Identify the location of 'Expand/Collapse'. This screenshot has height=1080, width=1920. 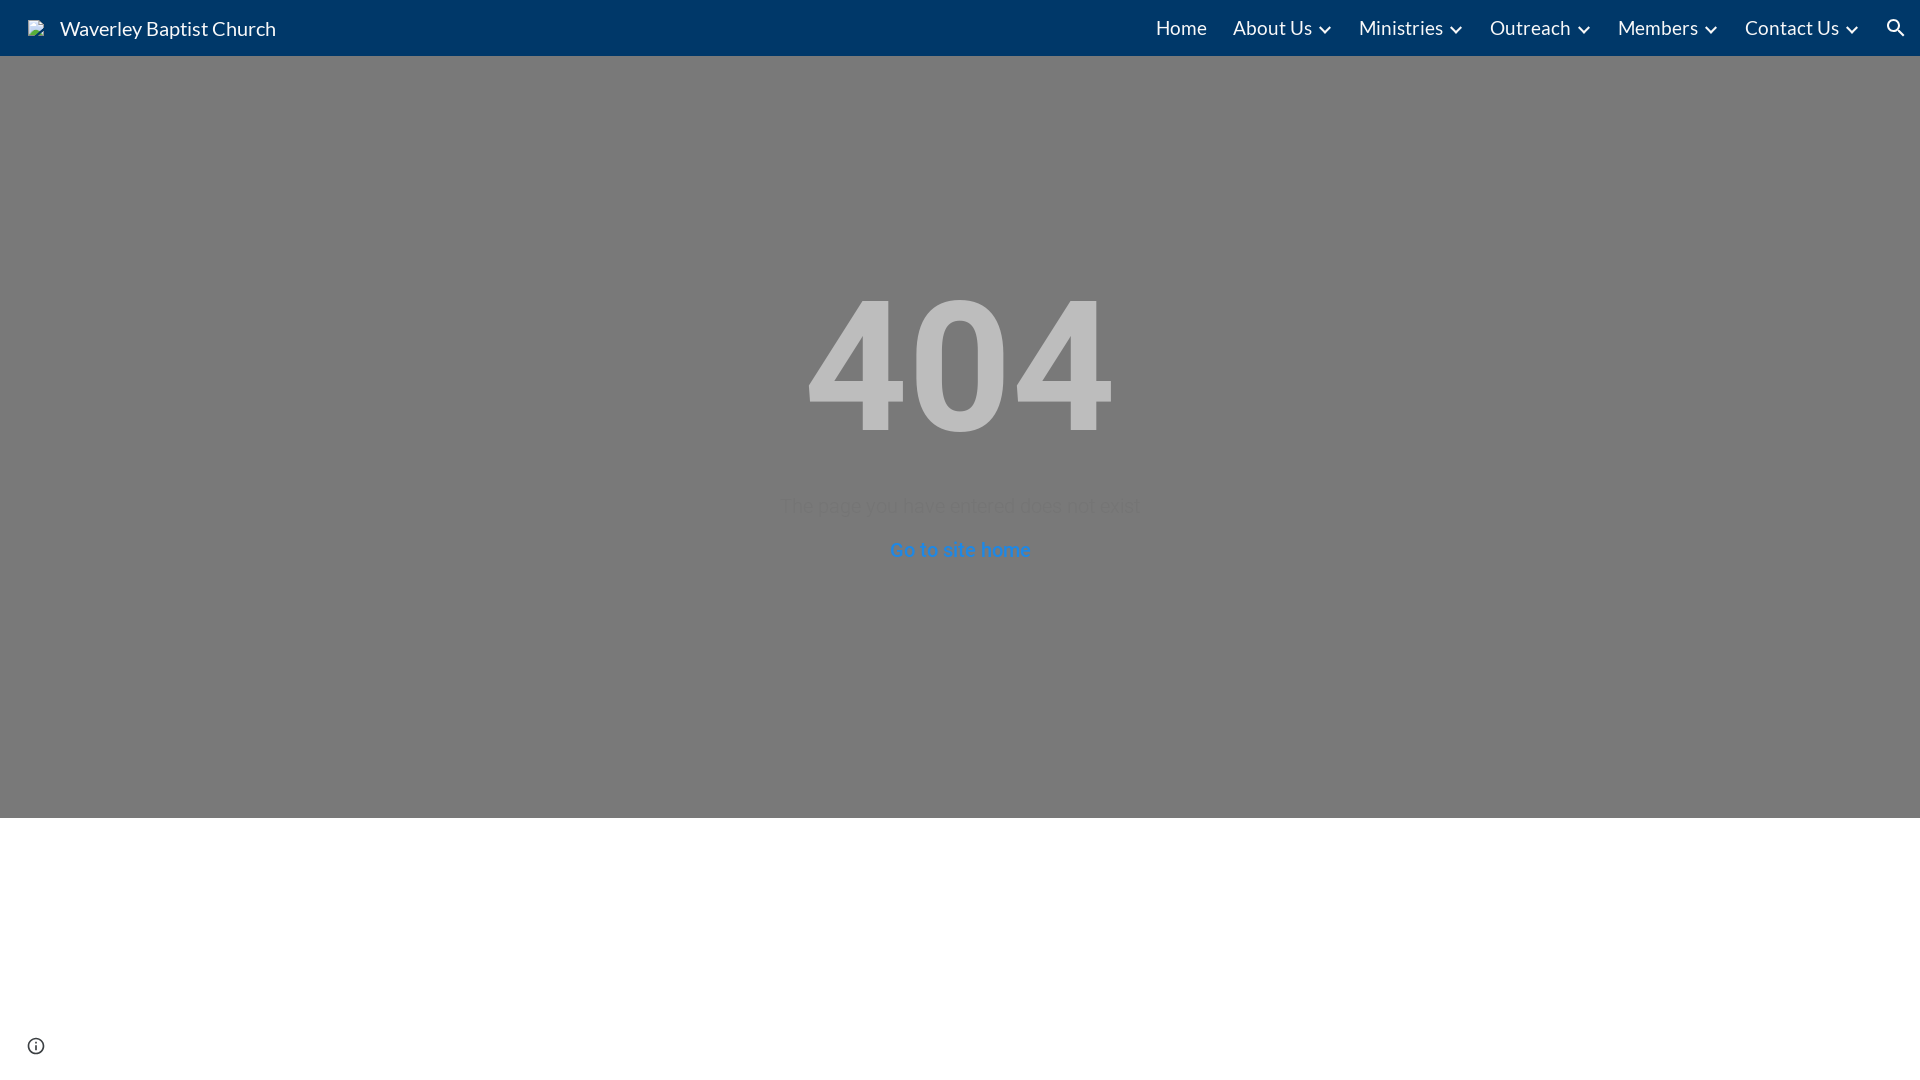
(1850, 27).